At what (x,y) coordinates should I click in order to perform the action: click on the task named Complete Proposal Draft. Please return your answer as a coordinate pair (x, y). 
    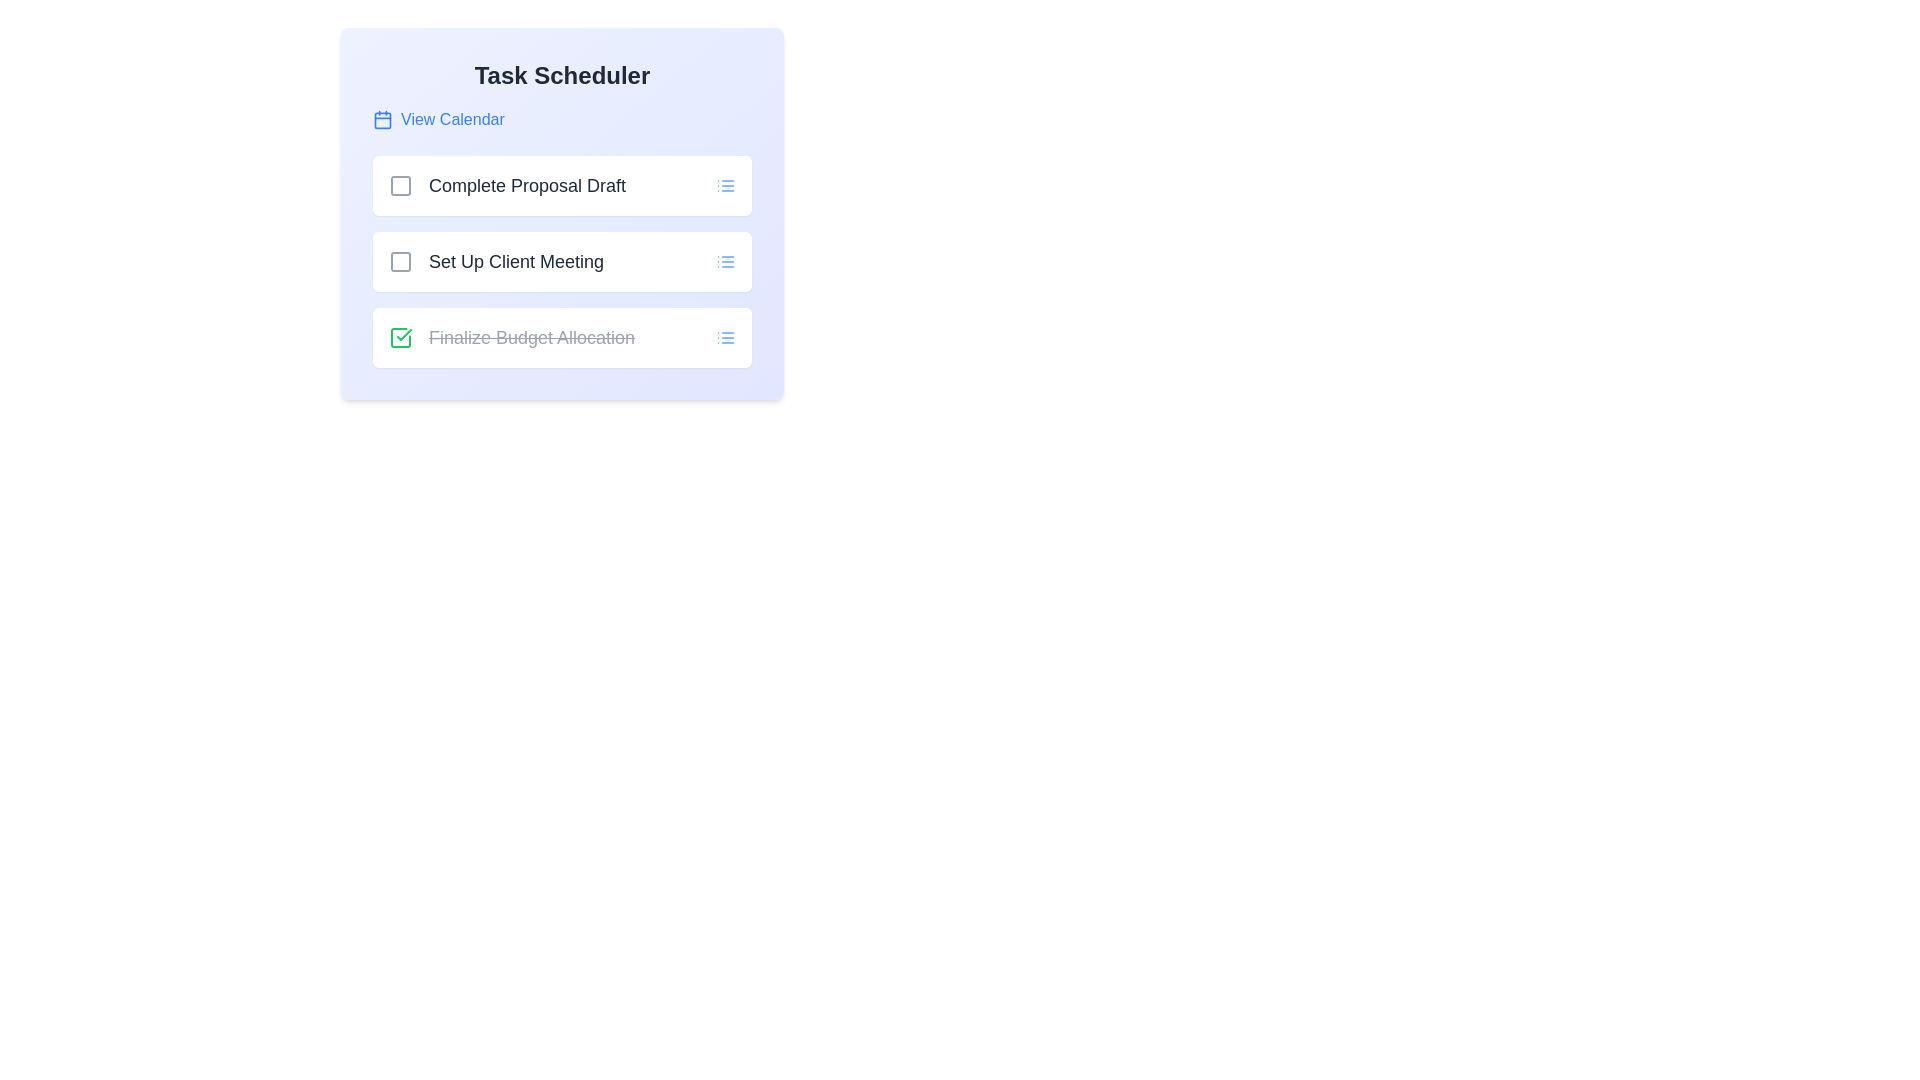
    Looking at the image, I should click on (400, 185).